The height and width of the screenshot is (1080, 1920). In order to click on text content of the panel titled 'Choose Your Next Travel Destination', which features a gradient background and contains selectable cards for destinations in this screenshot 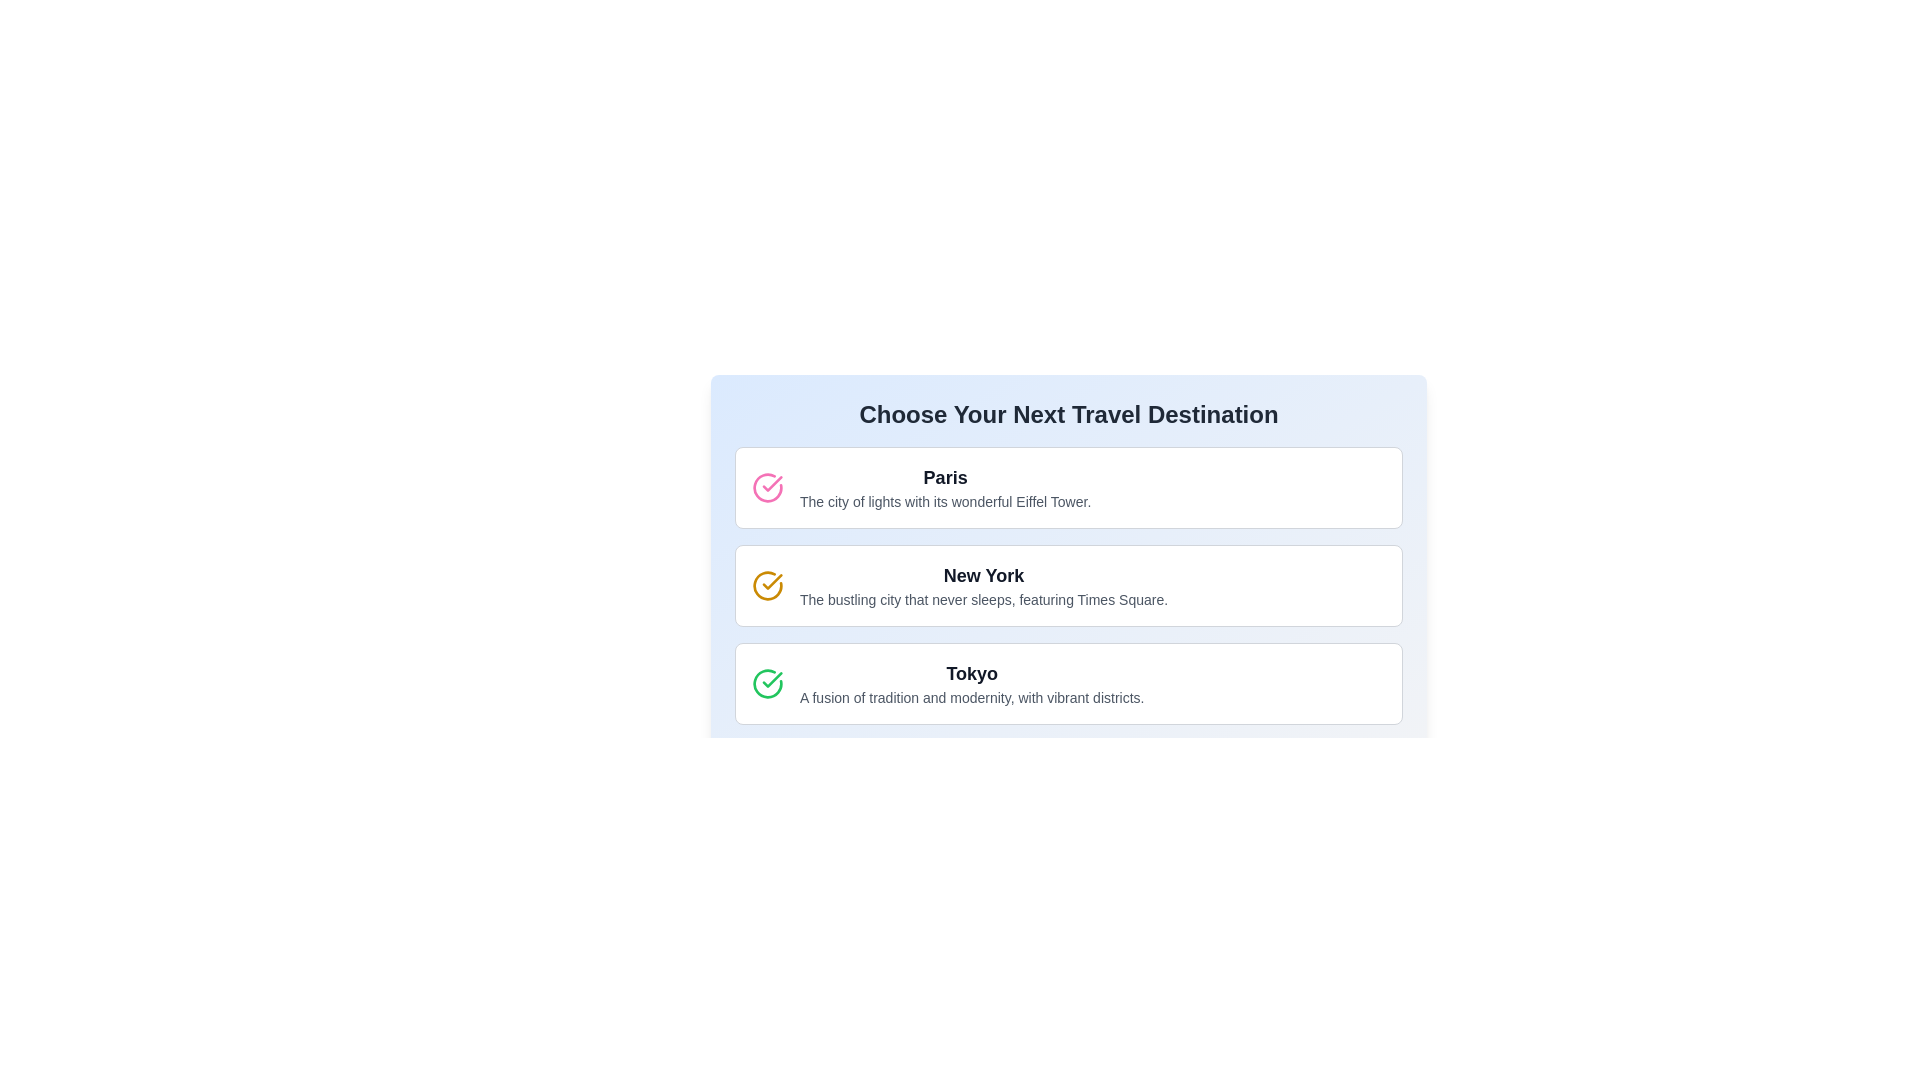, I will do `click(1068, 586)`.